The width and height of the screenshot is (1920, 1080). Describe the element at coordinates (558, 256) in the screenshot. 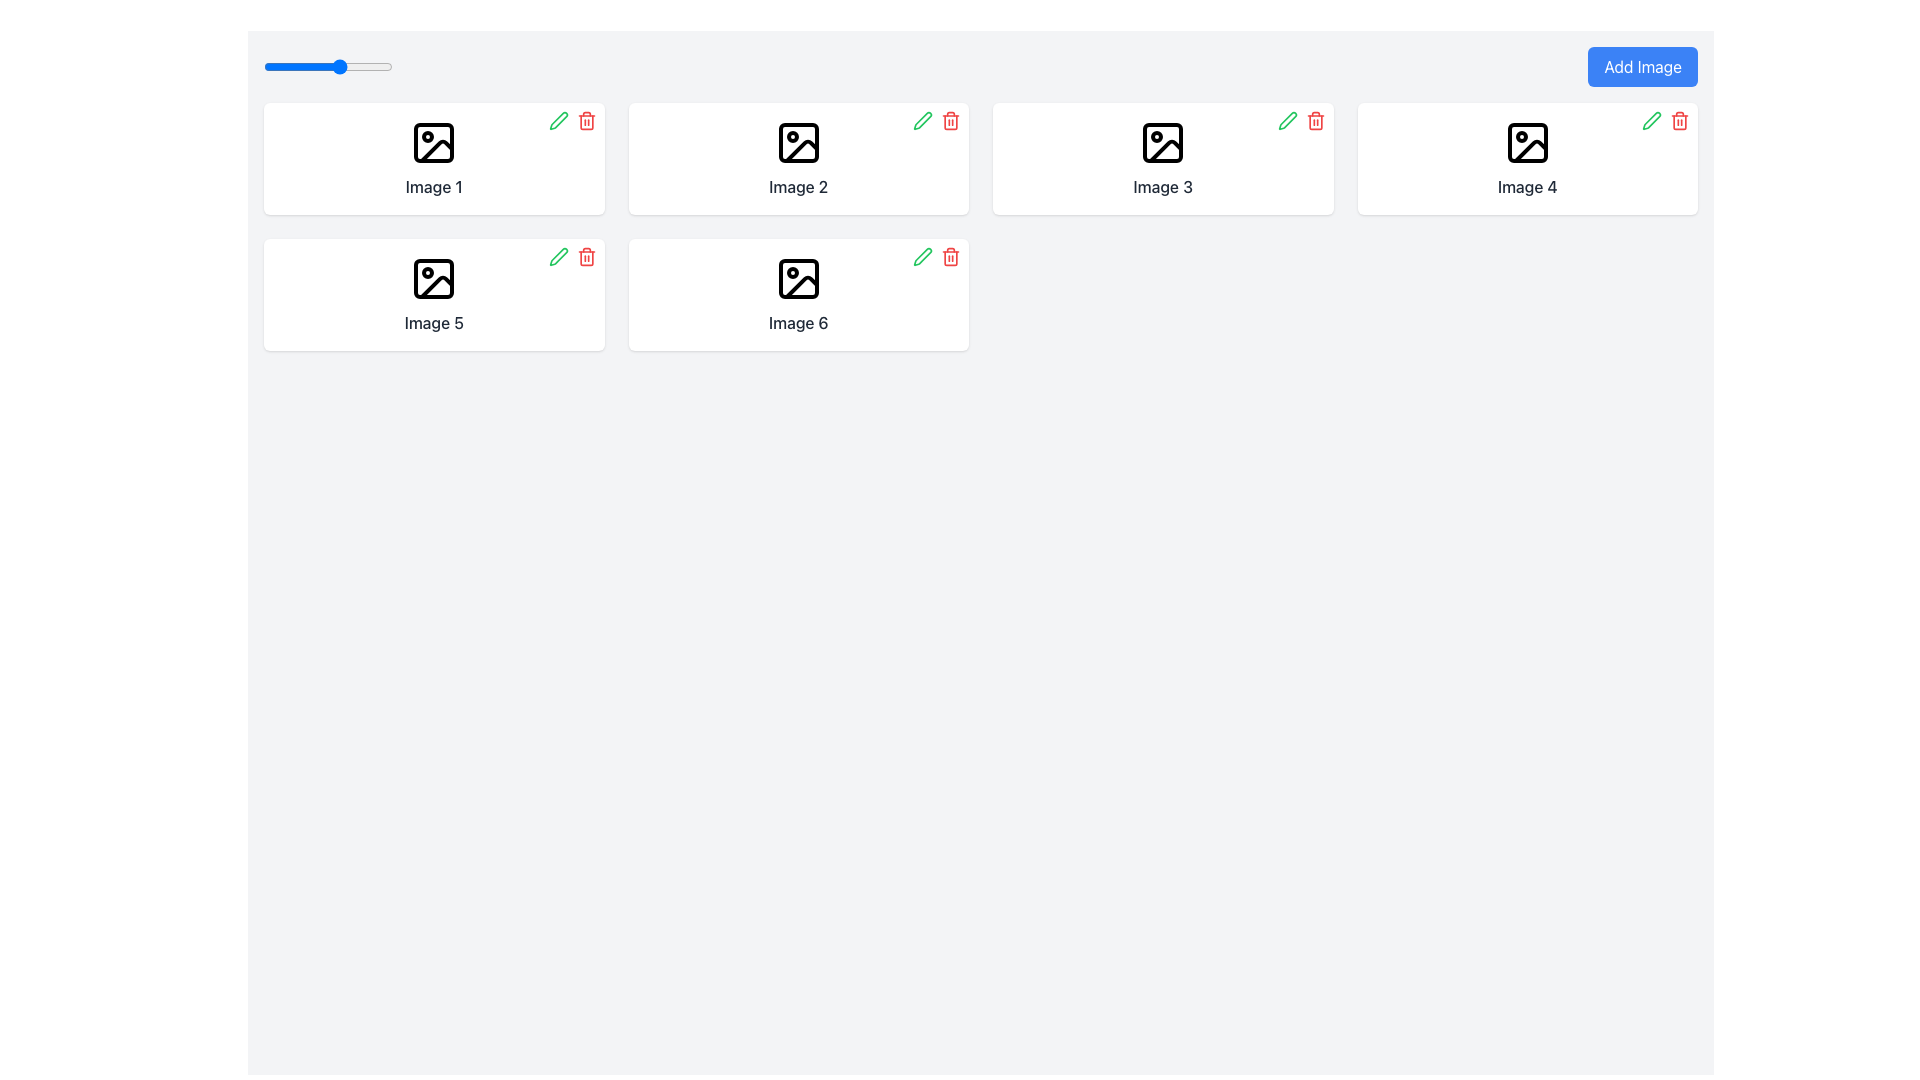

I see `the pen icon located at the top-right corner of the thumbnail labeled 'Image 5'` at that location.